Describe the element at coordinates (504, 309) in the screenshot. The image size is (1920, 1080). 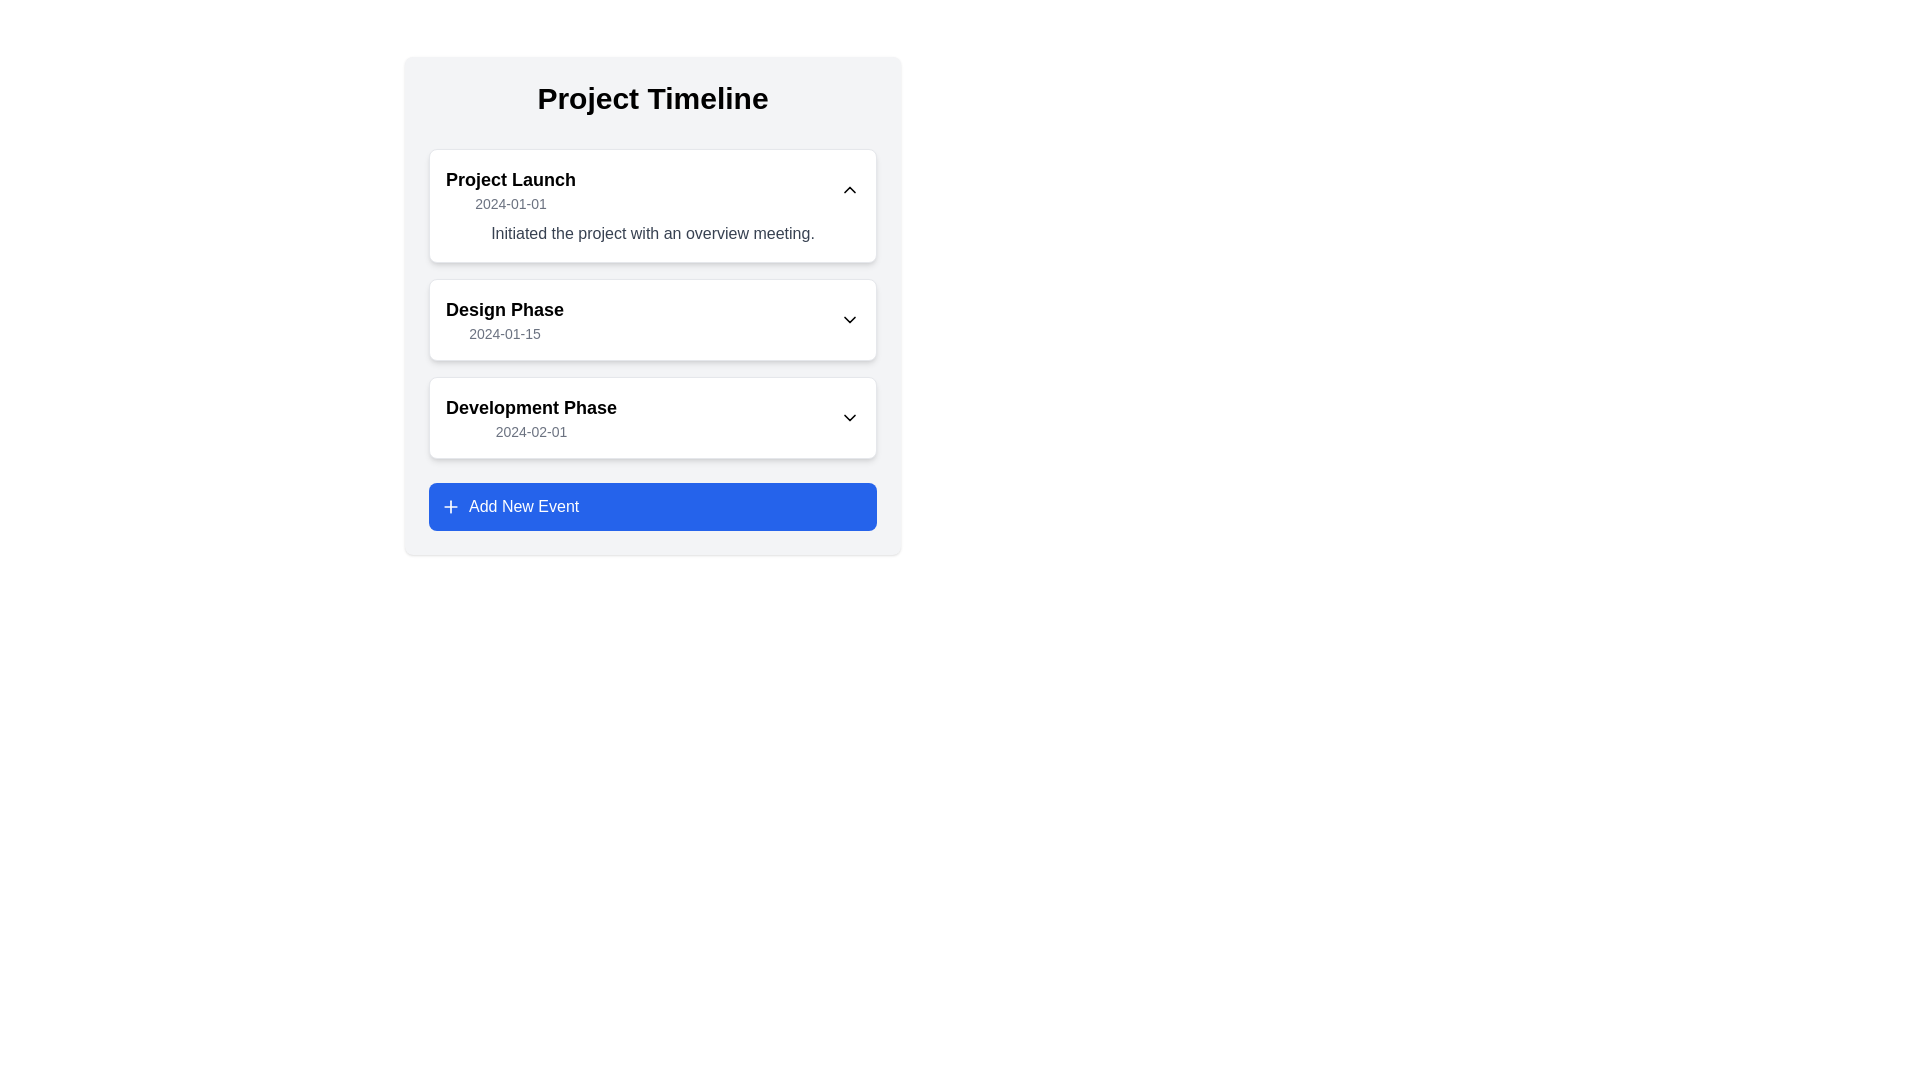
I see `the 'Design Phase' text label, which is prominently displayed in bold and larger font size, located in the middle section of the timeline interface above the date '2024-01-15'` at that location.